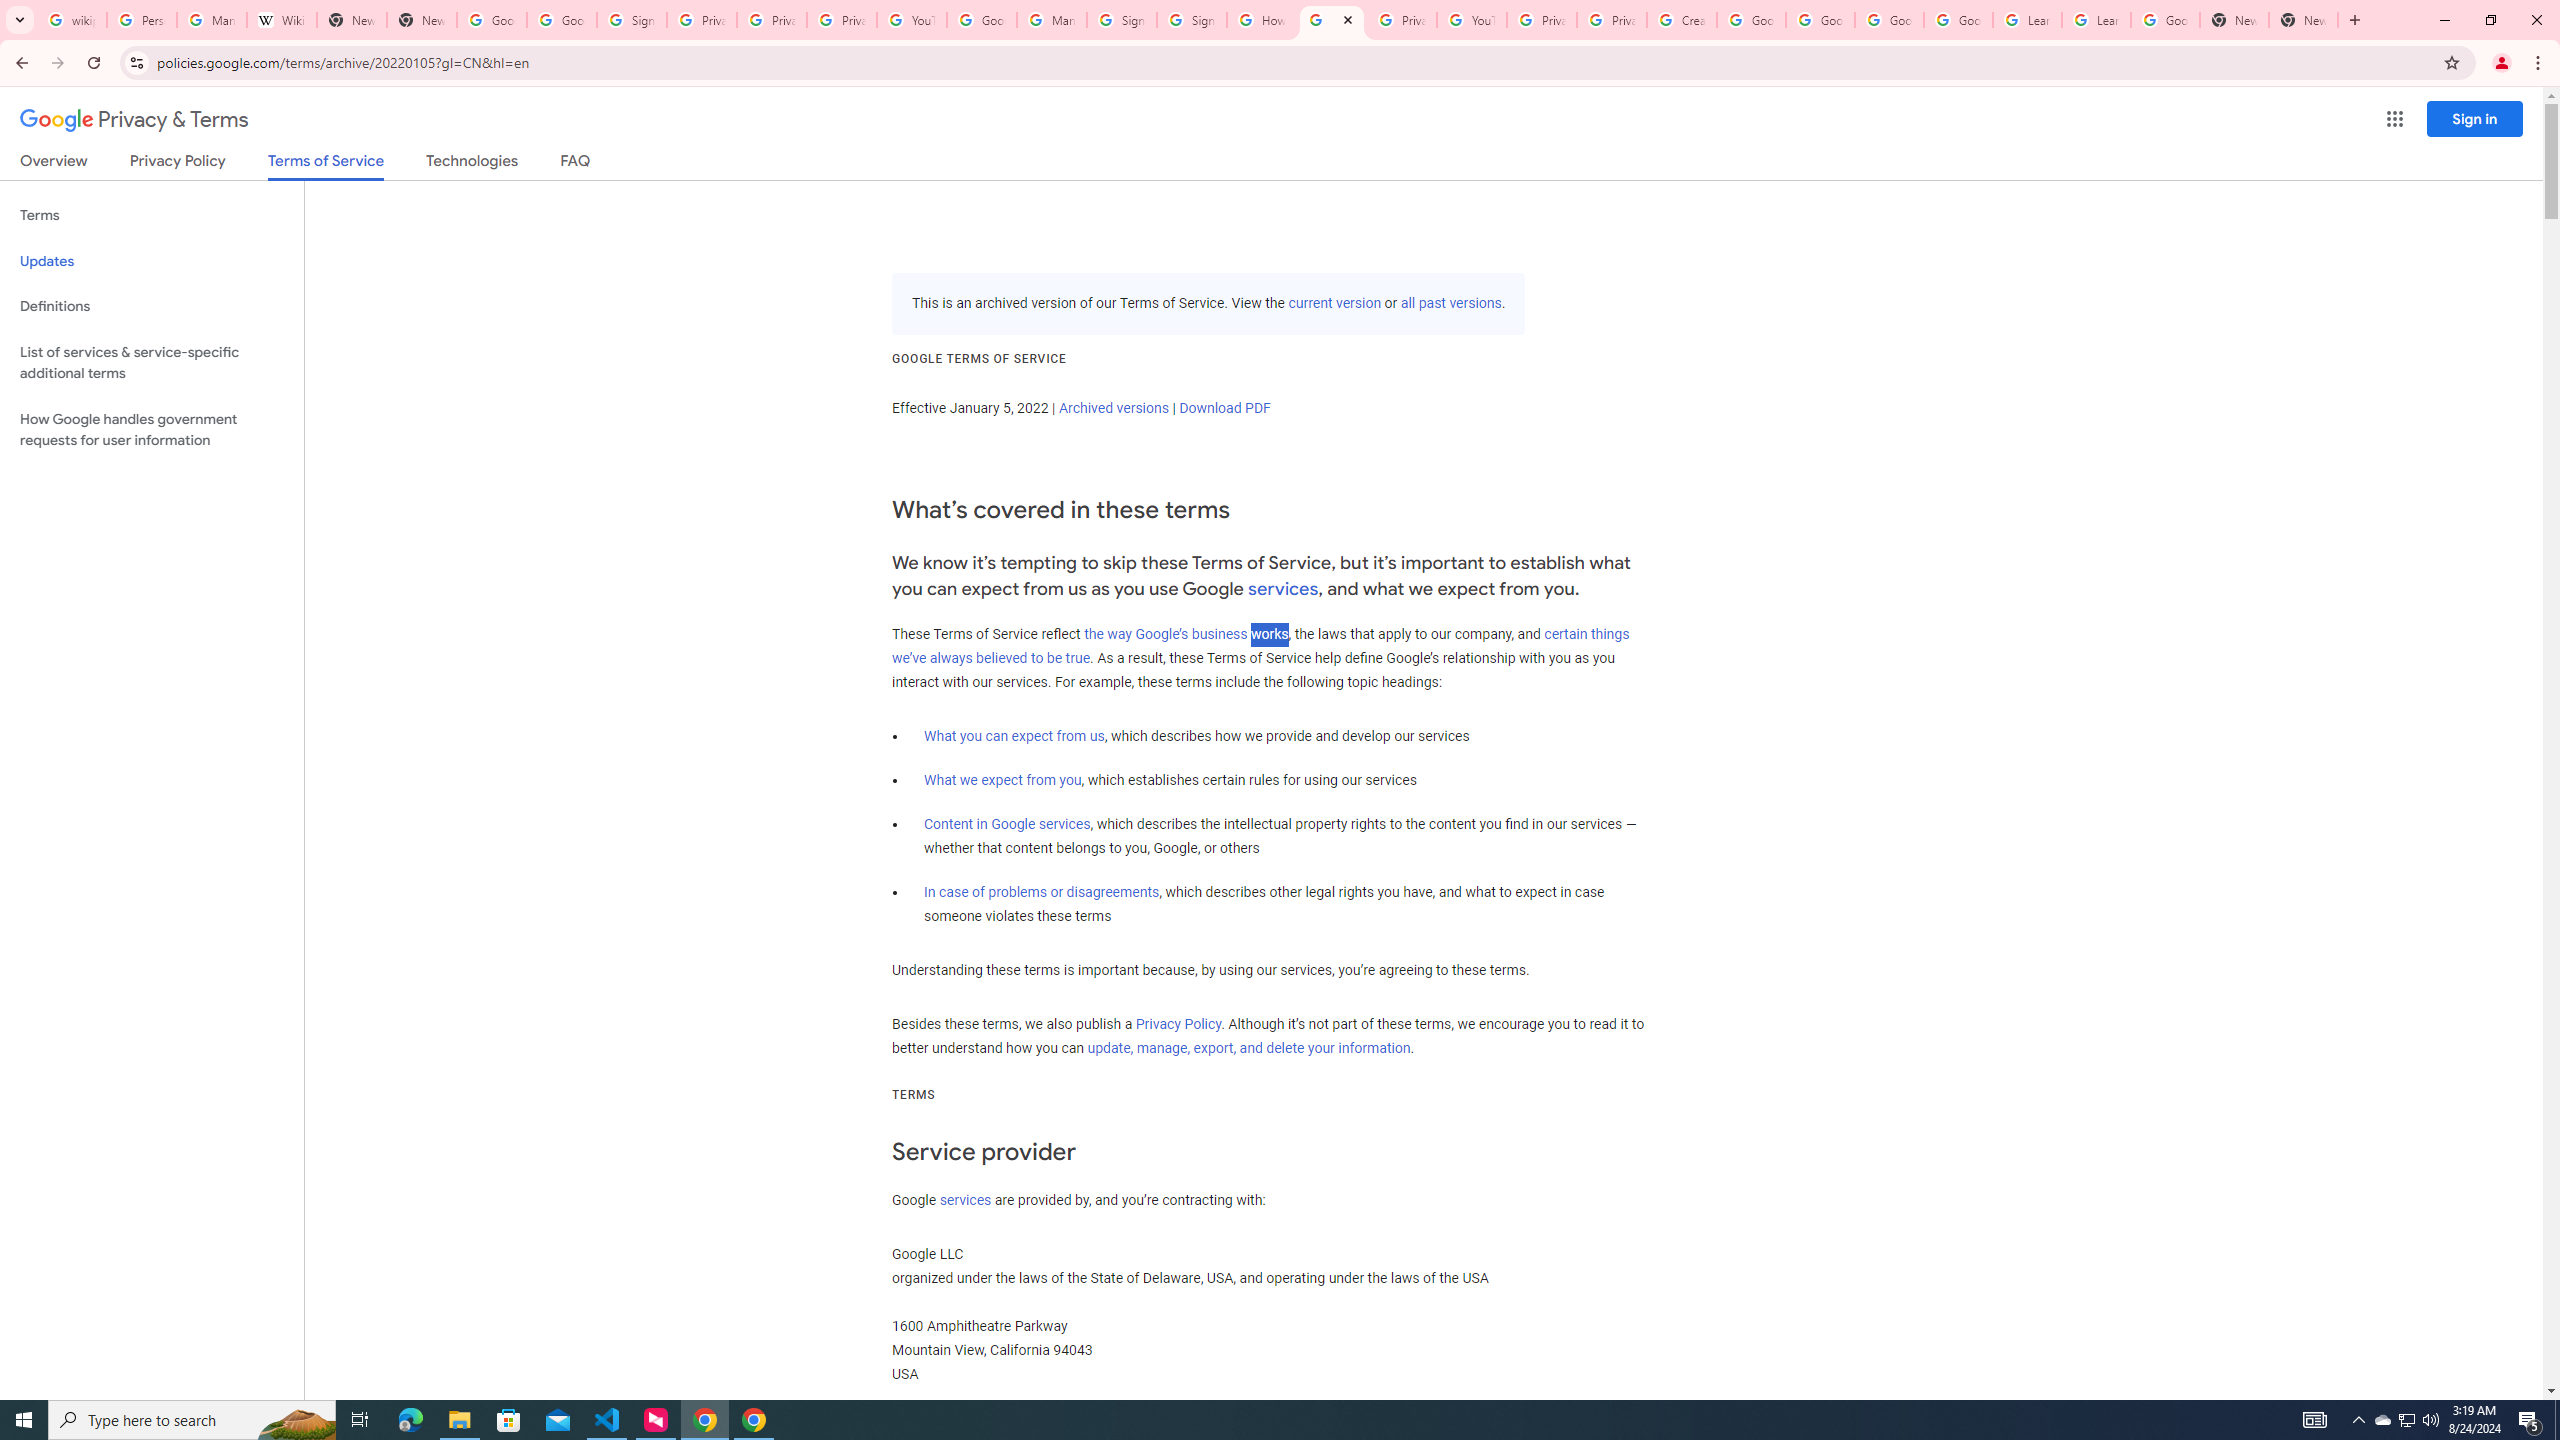  Describe the element at coordinates (1112, 407) in the screenshot. I see `'Archived versions'` at that location.